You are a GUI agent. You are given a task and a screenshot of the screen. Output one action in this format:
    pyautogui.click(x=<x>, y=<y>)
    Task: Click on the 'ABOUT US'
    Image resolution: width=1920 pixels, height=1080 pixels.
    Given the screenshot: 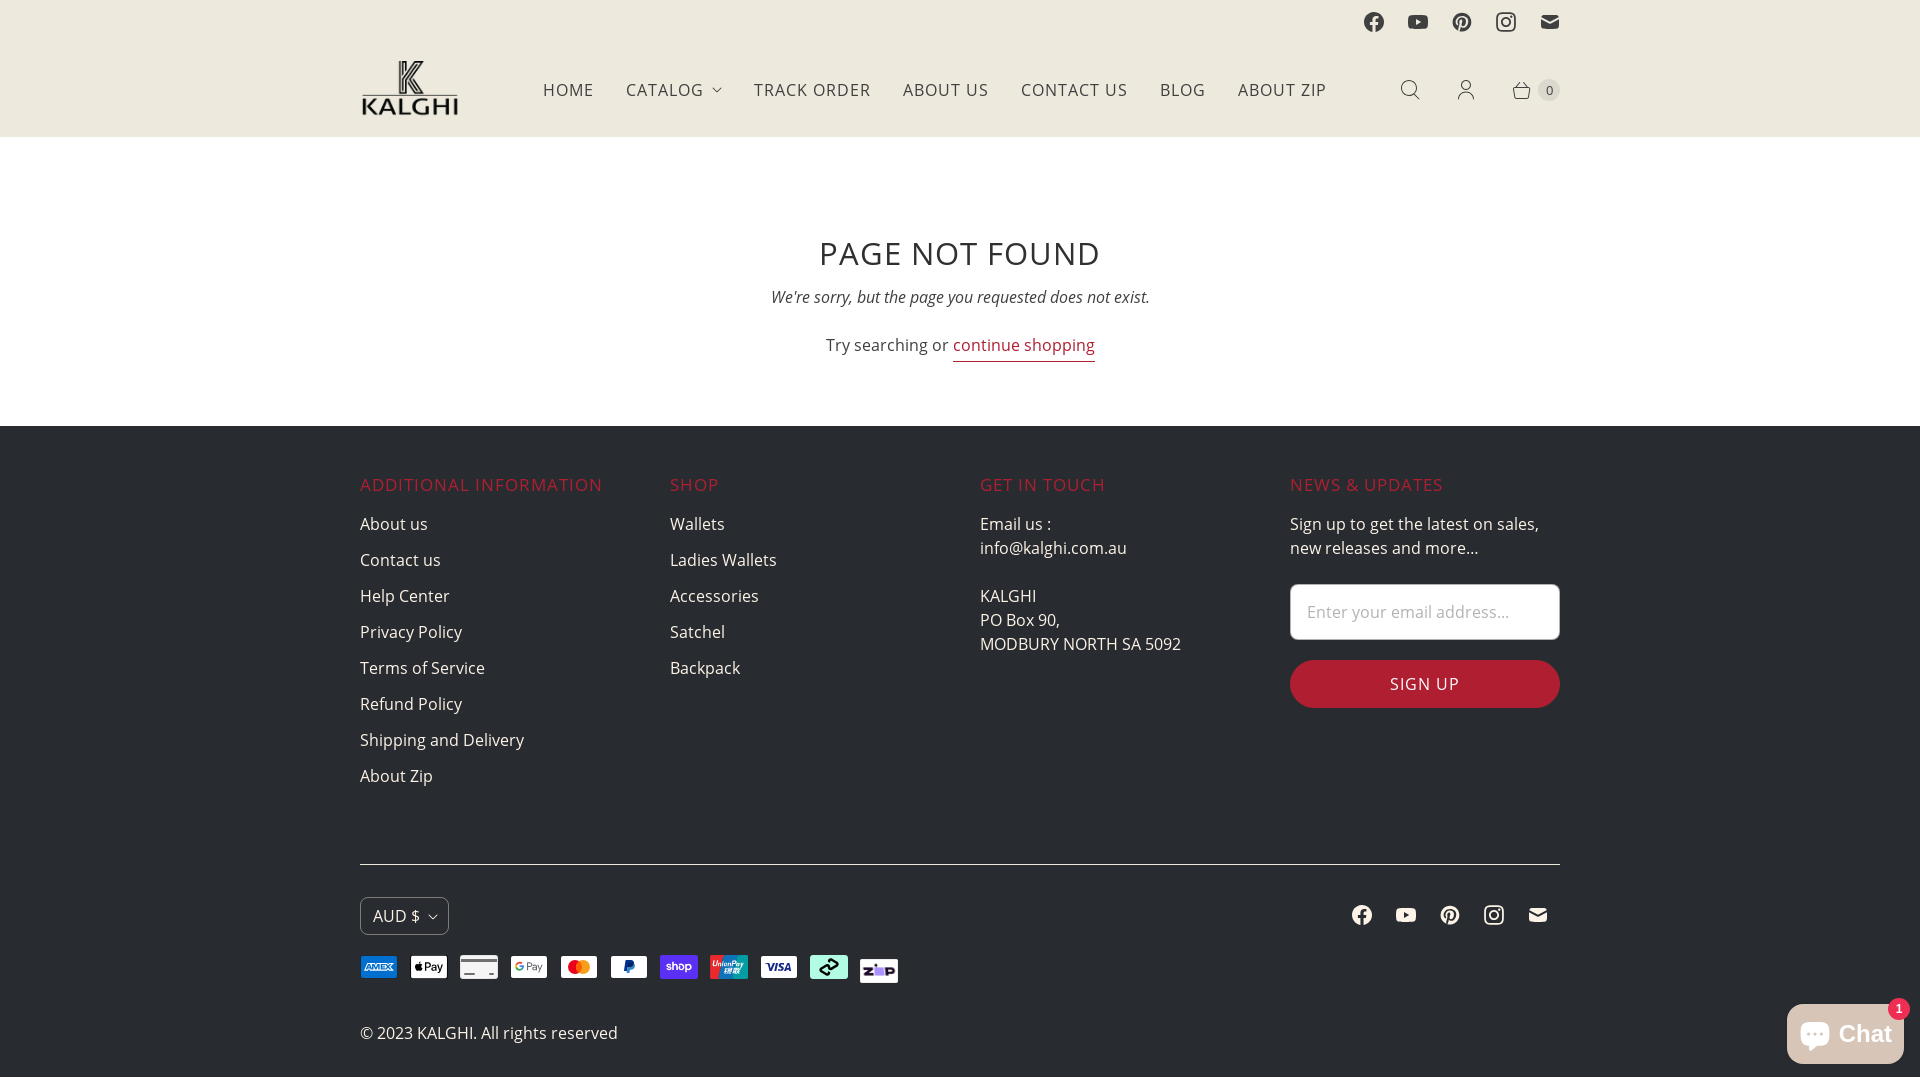 What is the action you would take?
    pyautogui.click(x=886, y=88)
    